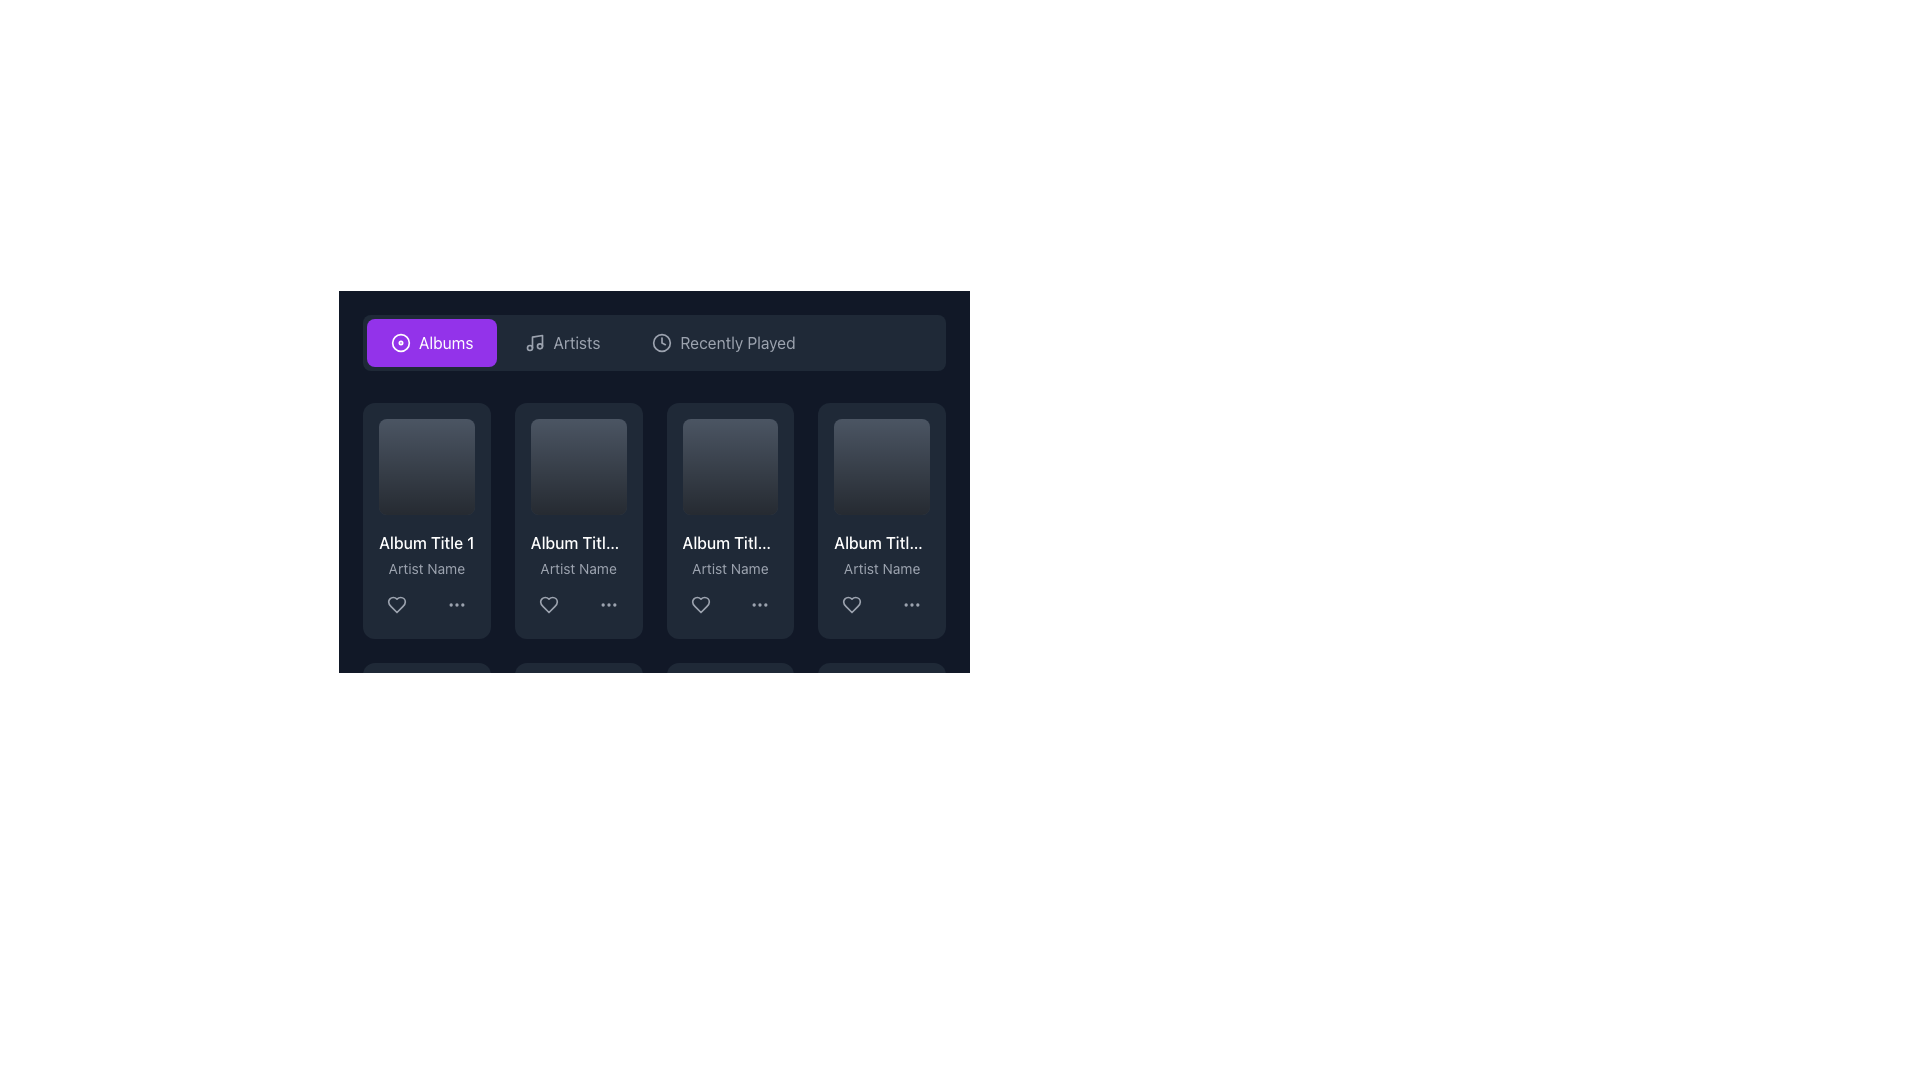  What do you see at coordinates (397, 603) in the screenshot?
I see `the heart-shaped icon button located in the first column beneath the album title` at bounding box center [397, 603].